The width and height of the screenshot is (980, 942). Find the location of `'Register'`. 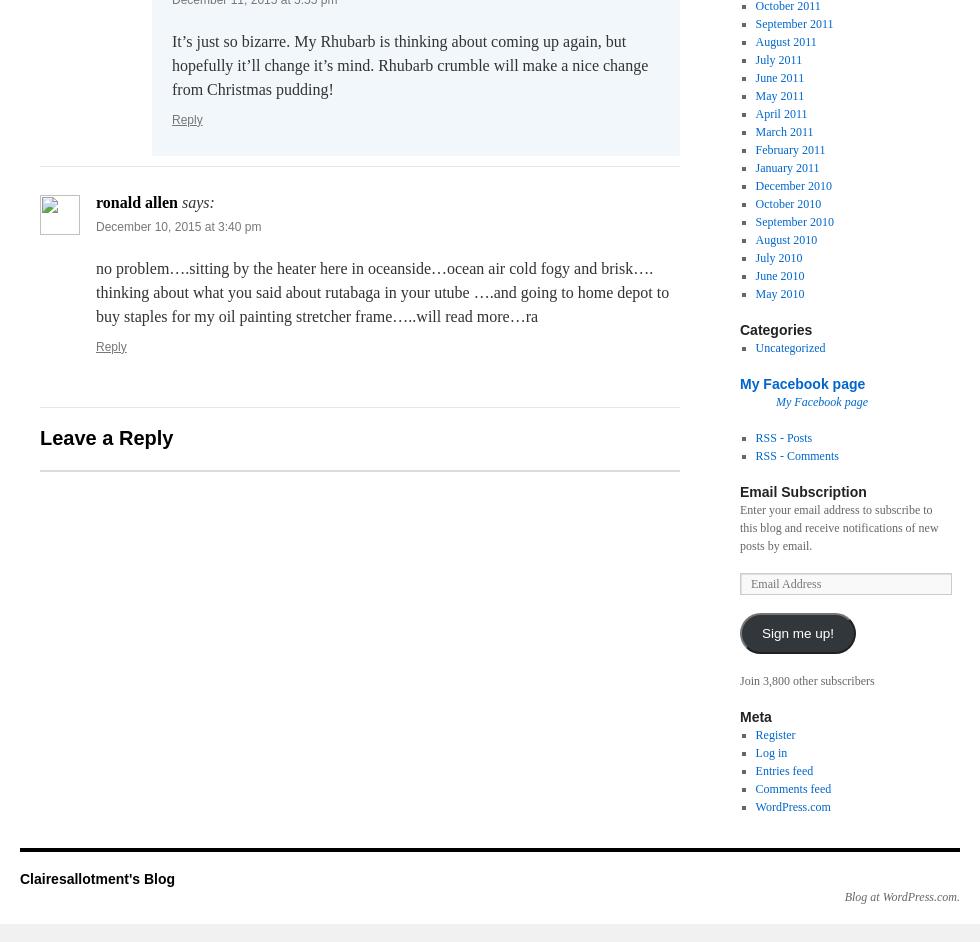

'Register' is located at coordinates (774, 734).